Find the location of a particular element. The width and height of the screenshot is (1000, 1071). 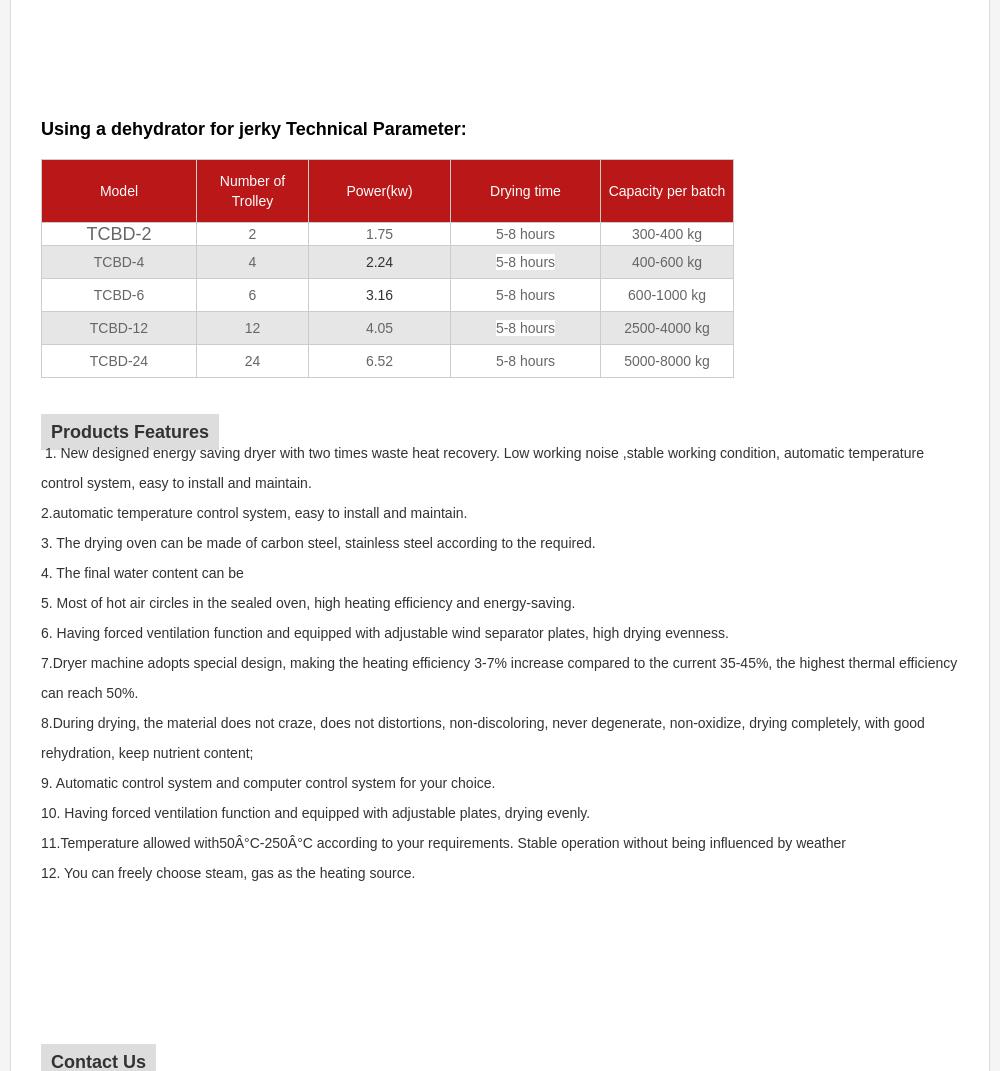

'3. The drying oven can be made of carbon steel, stainless steel according to the required.' is located at coordinates (317, 542).